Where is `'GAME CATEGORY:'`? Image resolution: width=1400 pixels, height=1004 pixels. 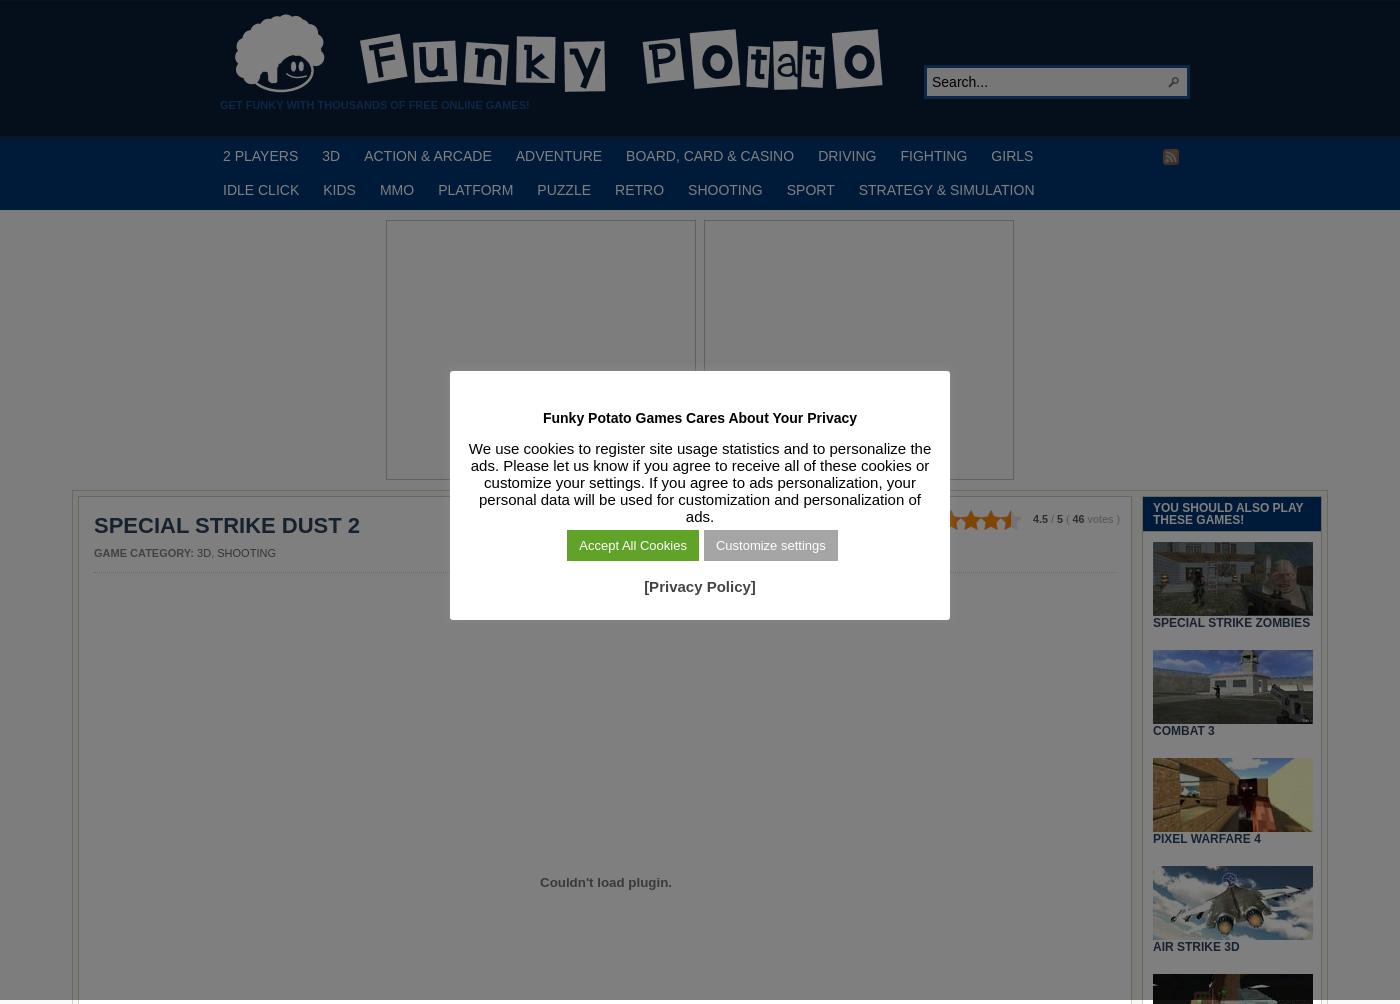
'GAME CATEGORY:' is located at coordinates (145, 553).